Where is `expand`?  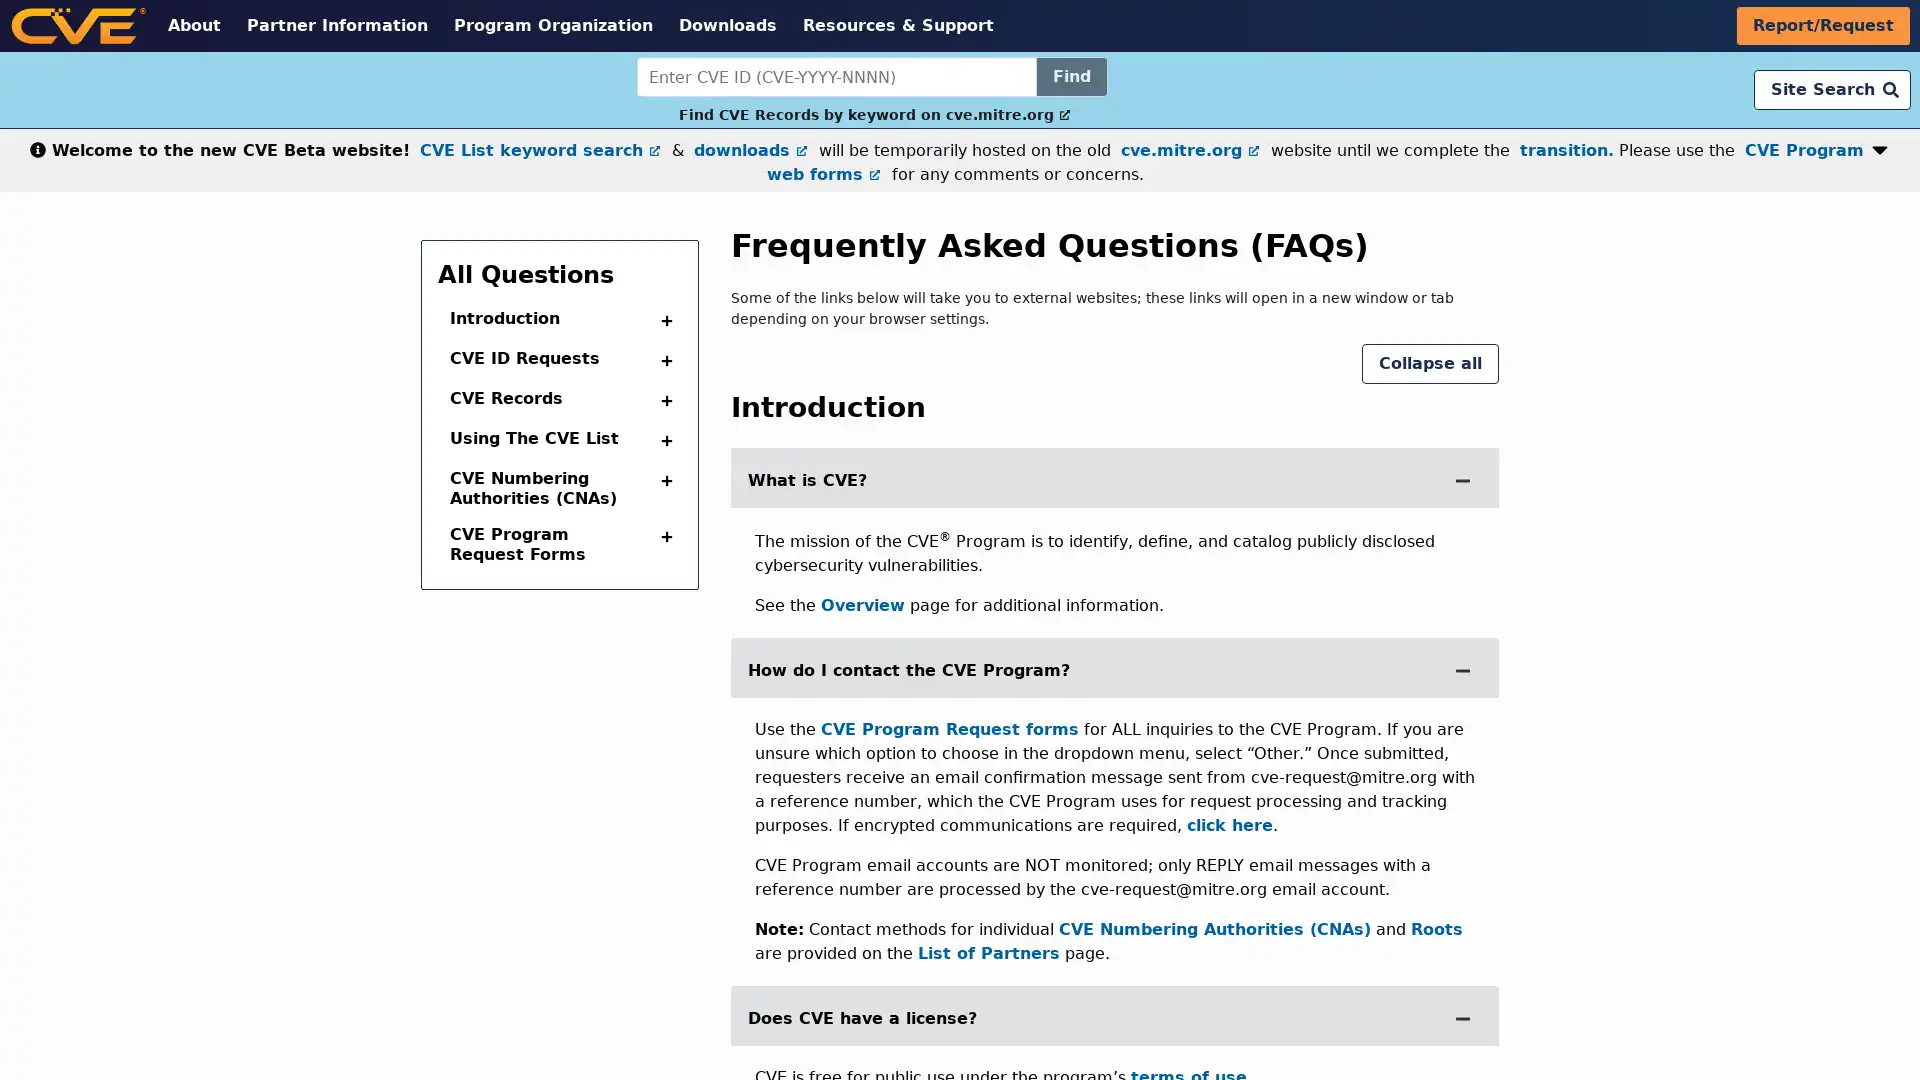 expand is located at coordinates (662, 361).